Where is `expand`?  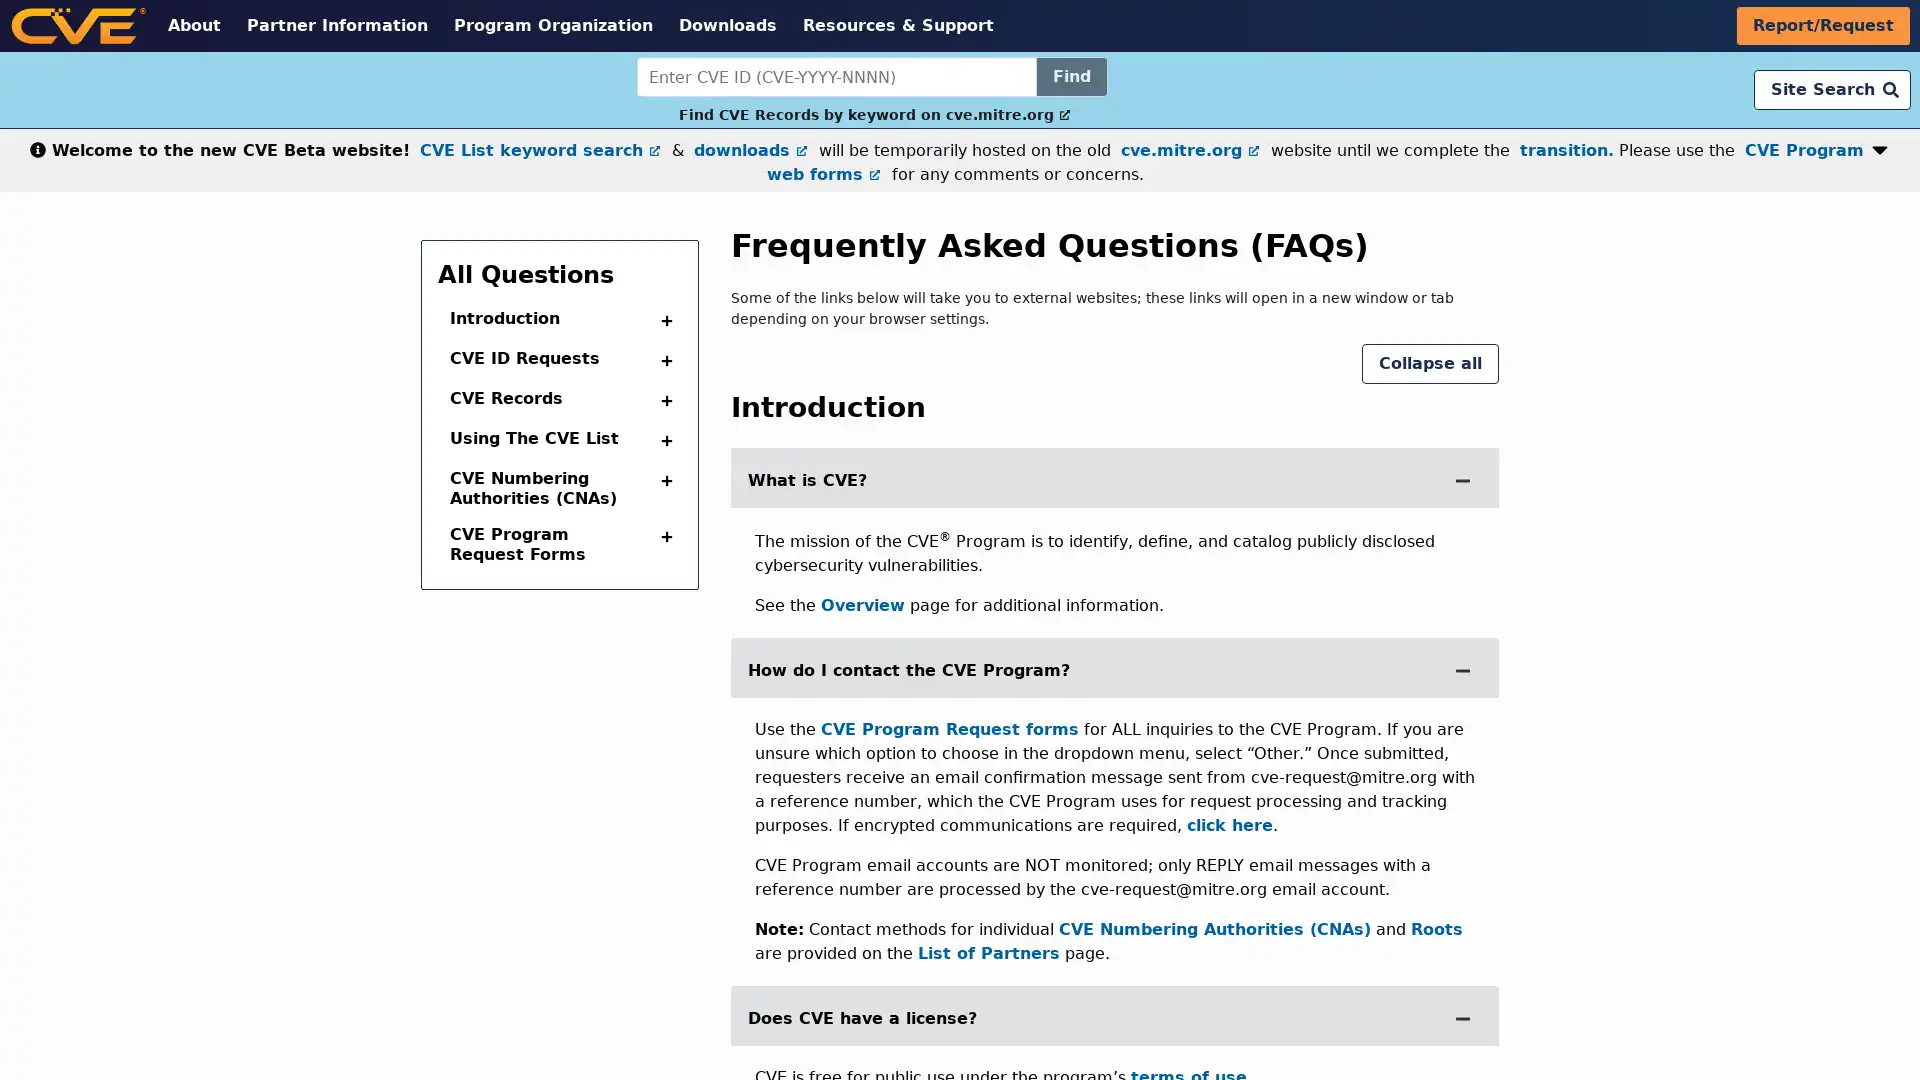 expand is located at coordinates (662, 361).